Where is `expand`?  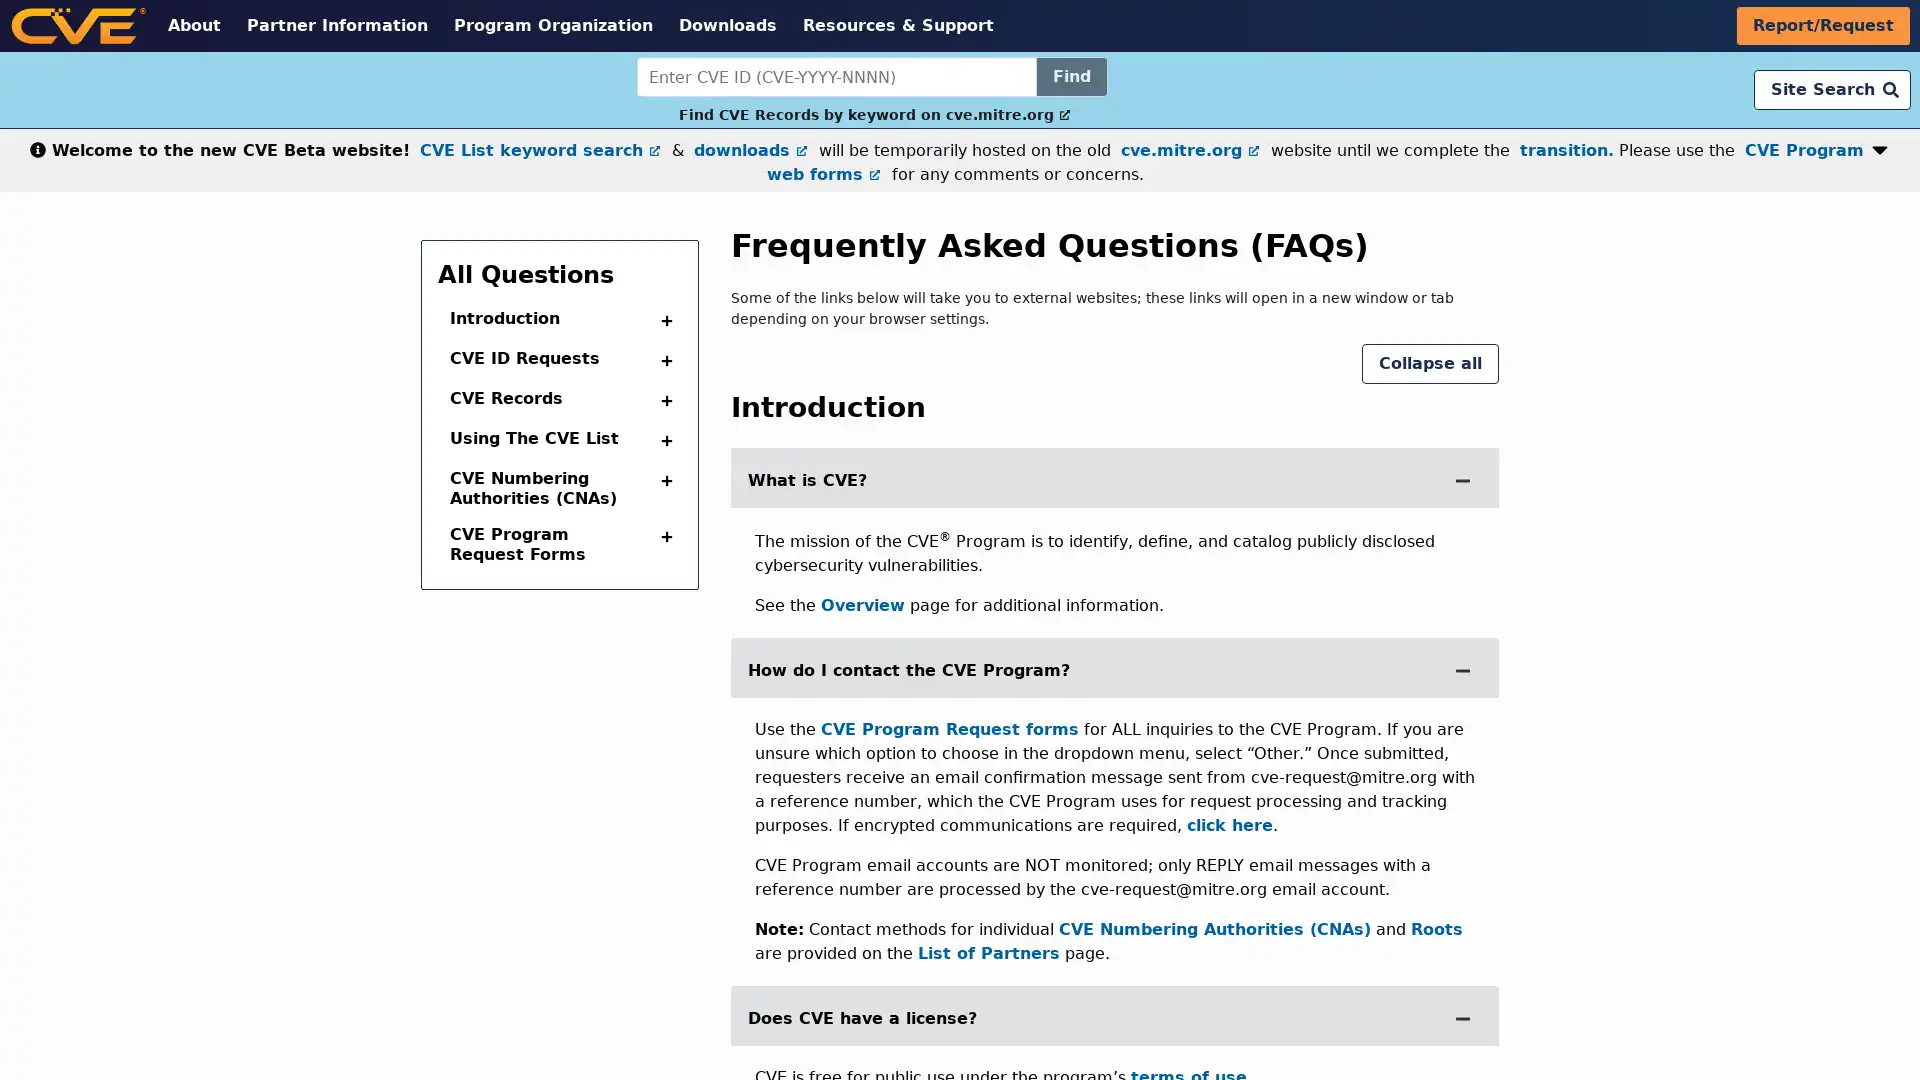 expand is located at coordinates (662, 361).